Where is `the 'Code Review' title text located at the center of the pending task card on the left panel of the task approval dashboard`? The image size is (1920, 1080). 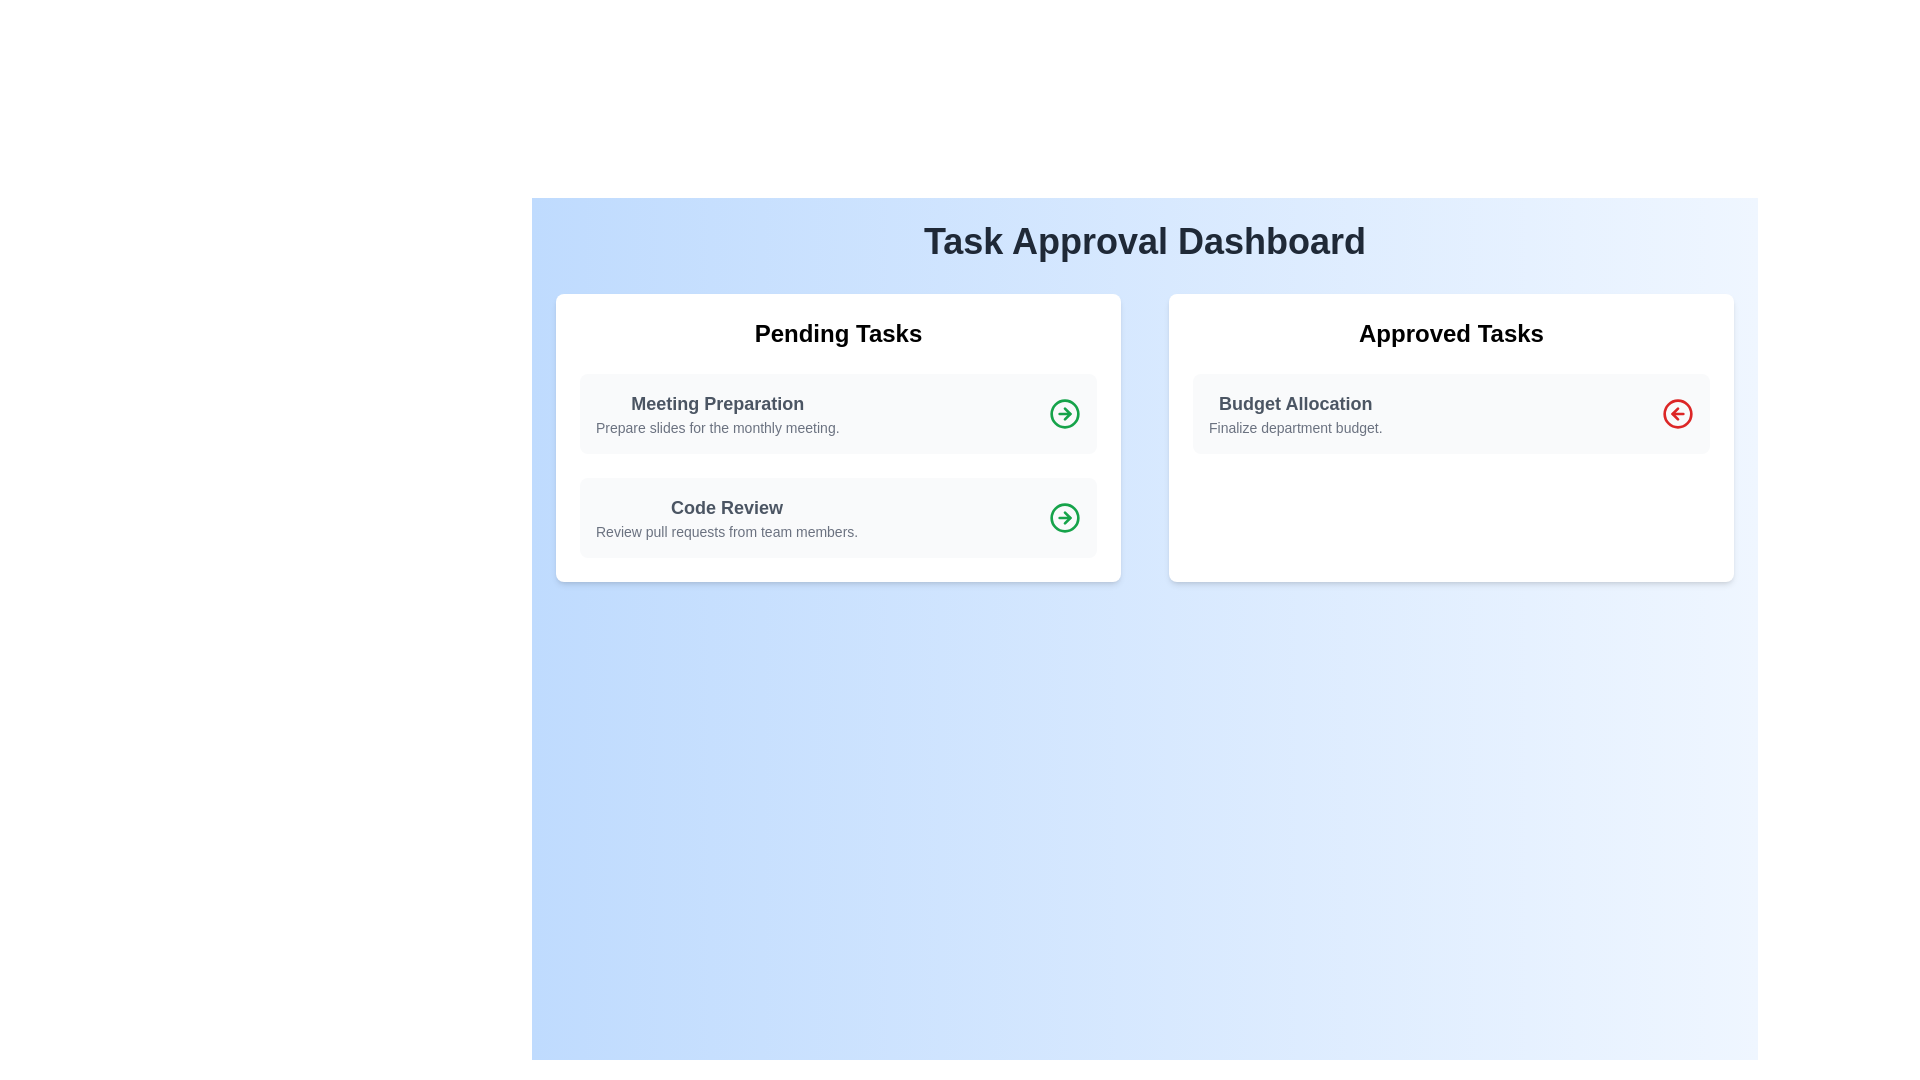
the 'Code Review' title text located at the center of the pending task card on the left panel of the task approval dashboard is located at coordinates (725, 507).